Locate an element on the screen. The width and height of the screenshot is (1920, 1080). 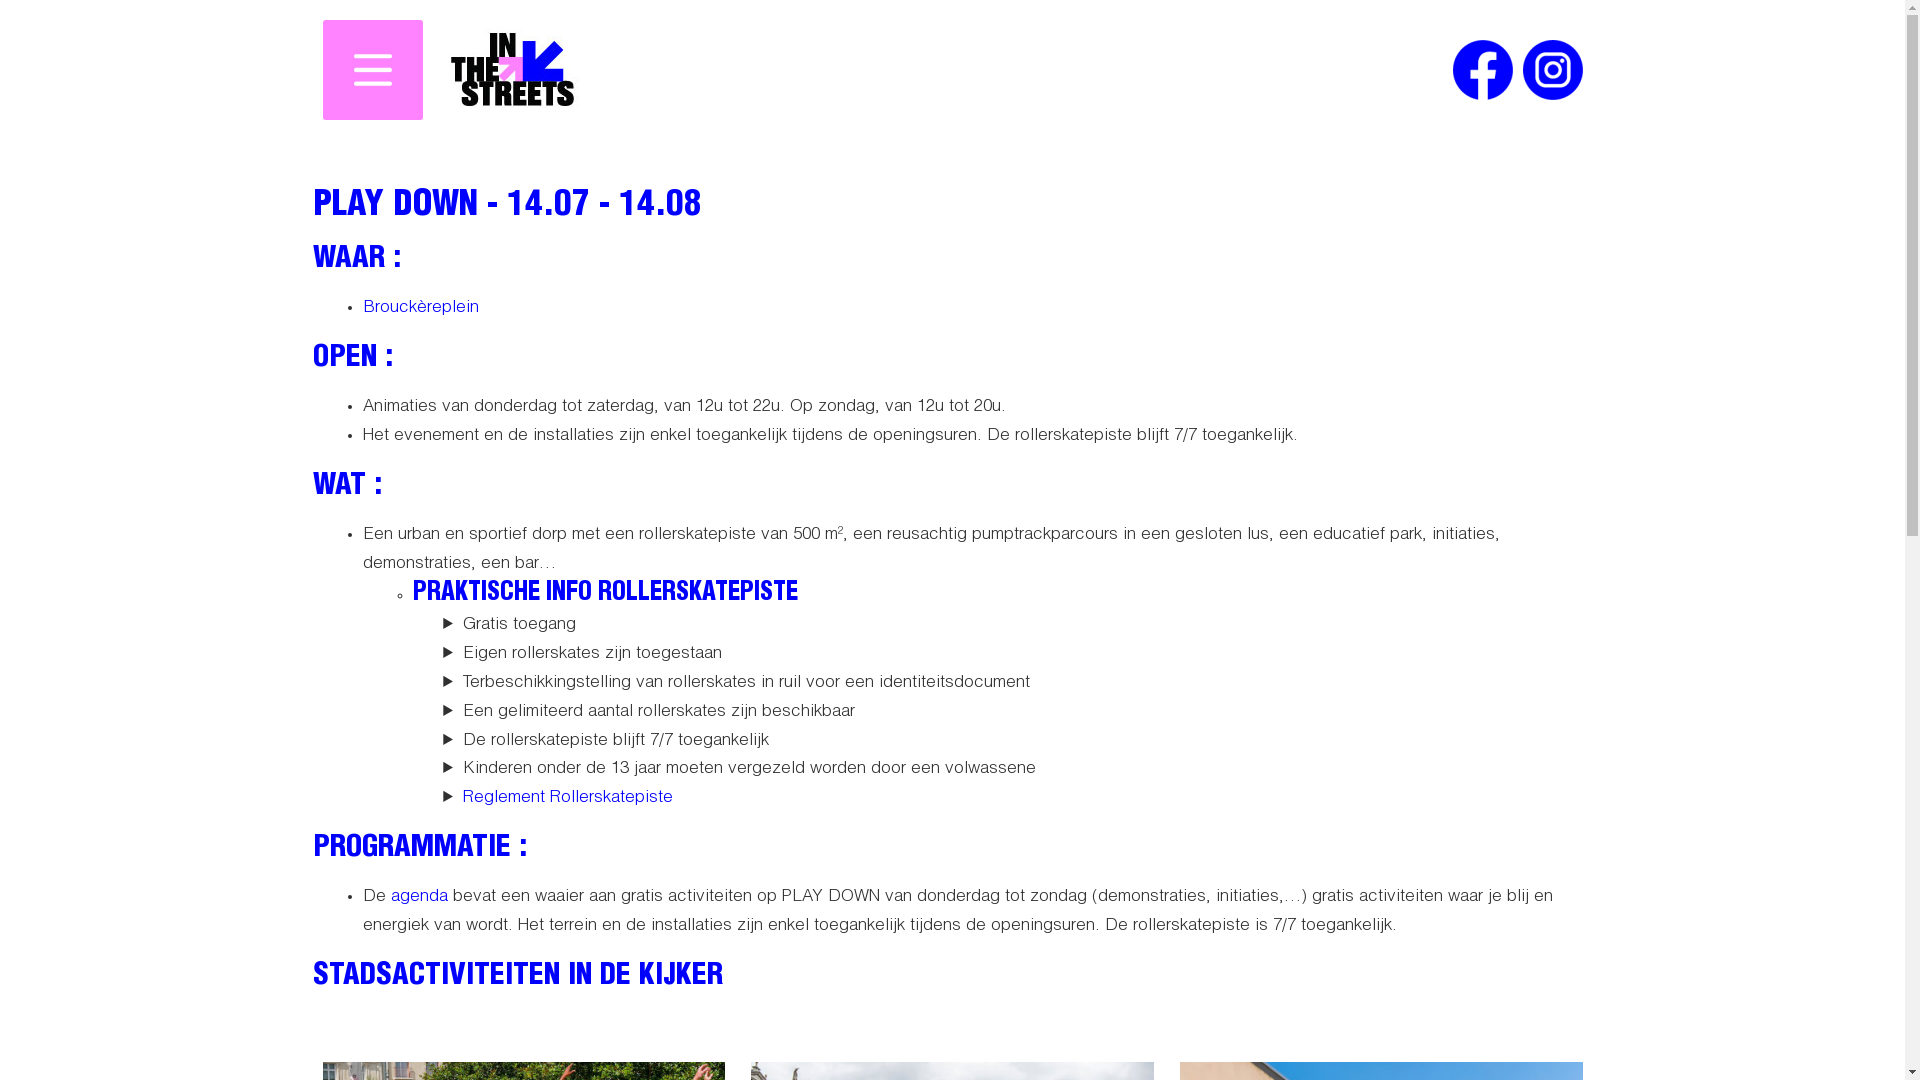
'Reglement Rollerskatepiste' is located at coordinates (565, 797).